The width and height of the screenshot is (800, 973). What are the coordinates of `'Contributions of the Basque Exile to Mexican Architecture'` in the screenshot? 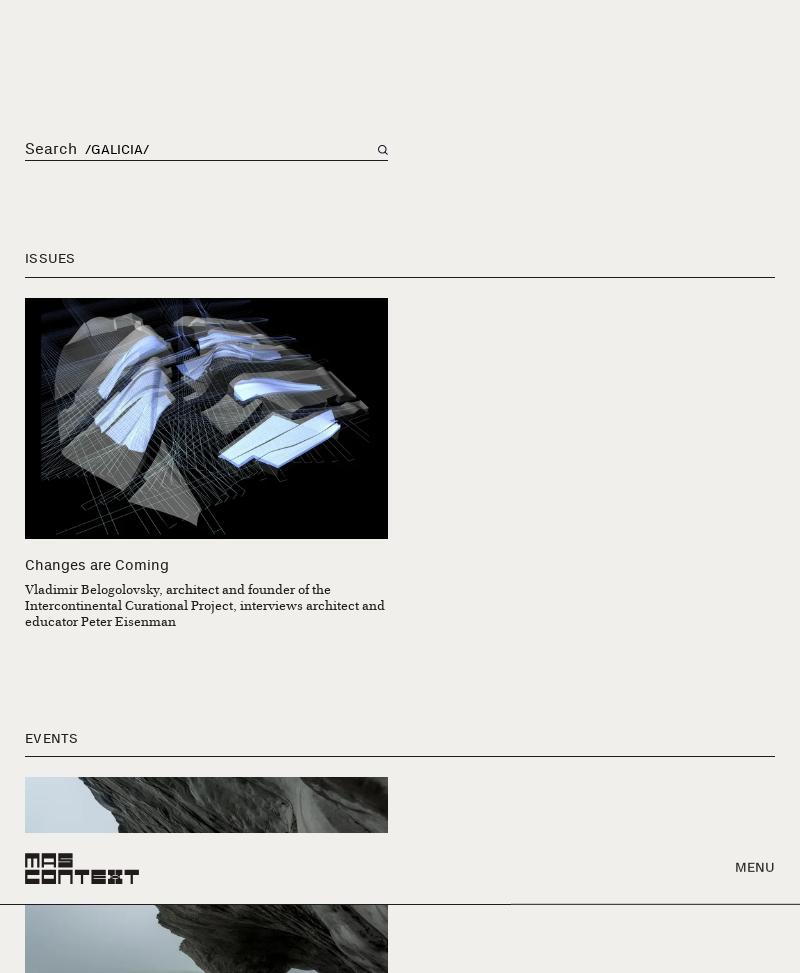 It's located at (180, 646).